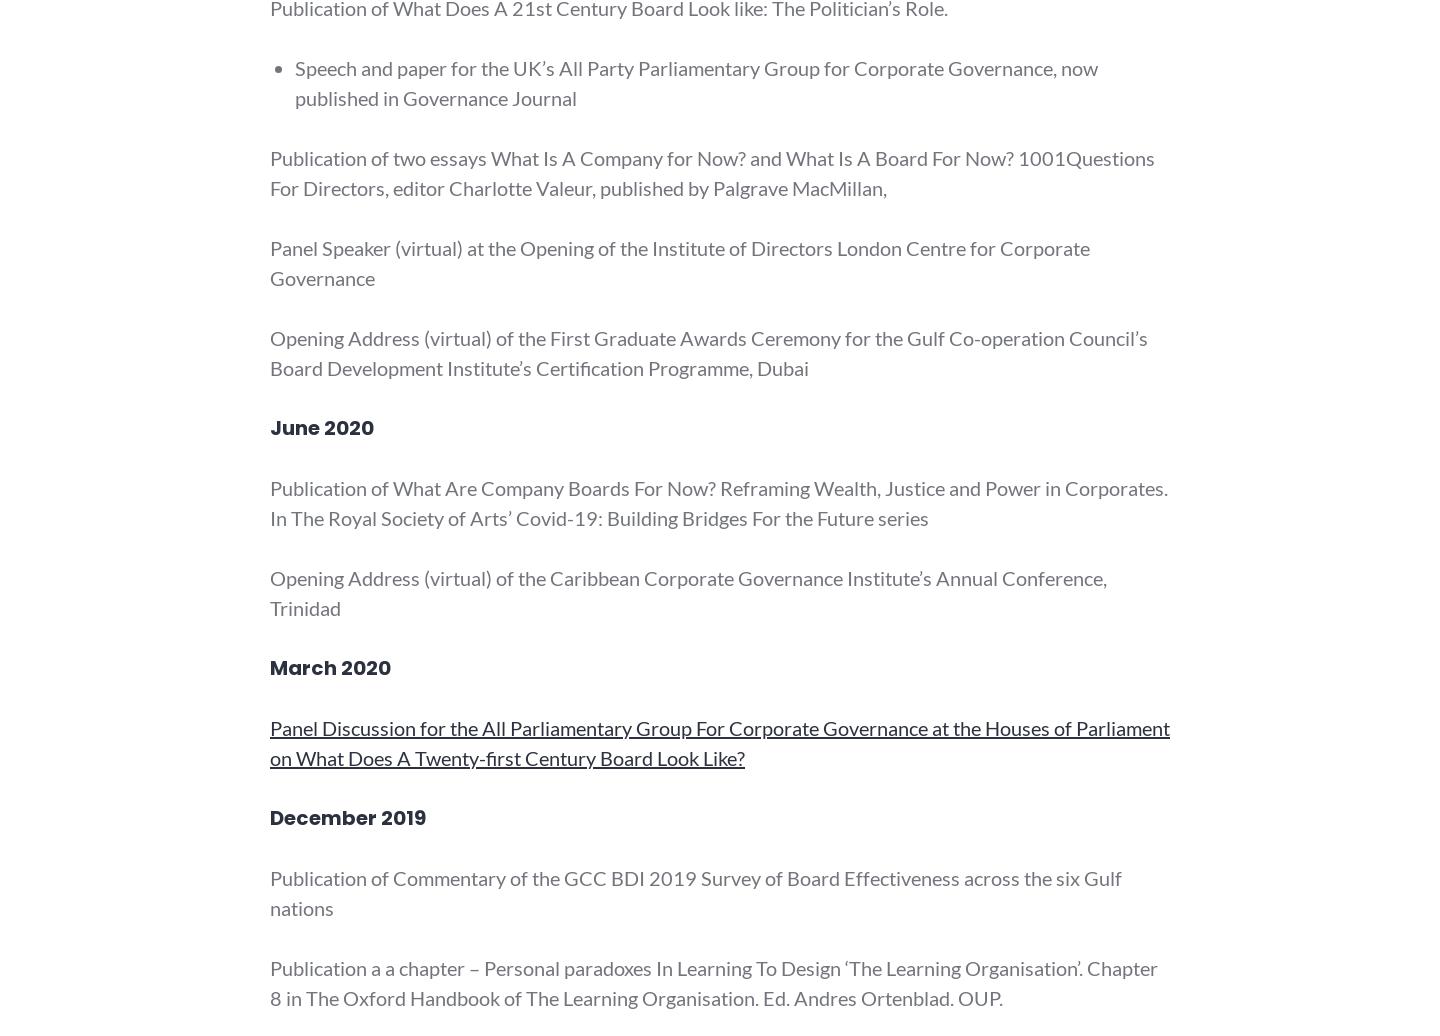 The image size is (1440, 1036). I want to click on 'Speech and paper for the UK’s All Party Parliamentary Group for Corporate Governance, now published in Governance Journal', so click(294, 82).